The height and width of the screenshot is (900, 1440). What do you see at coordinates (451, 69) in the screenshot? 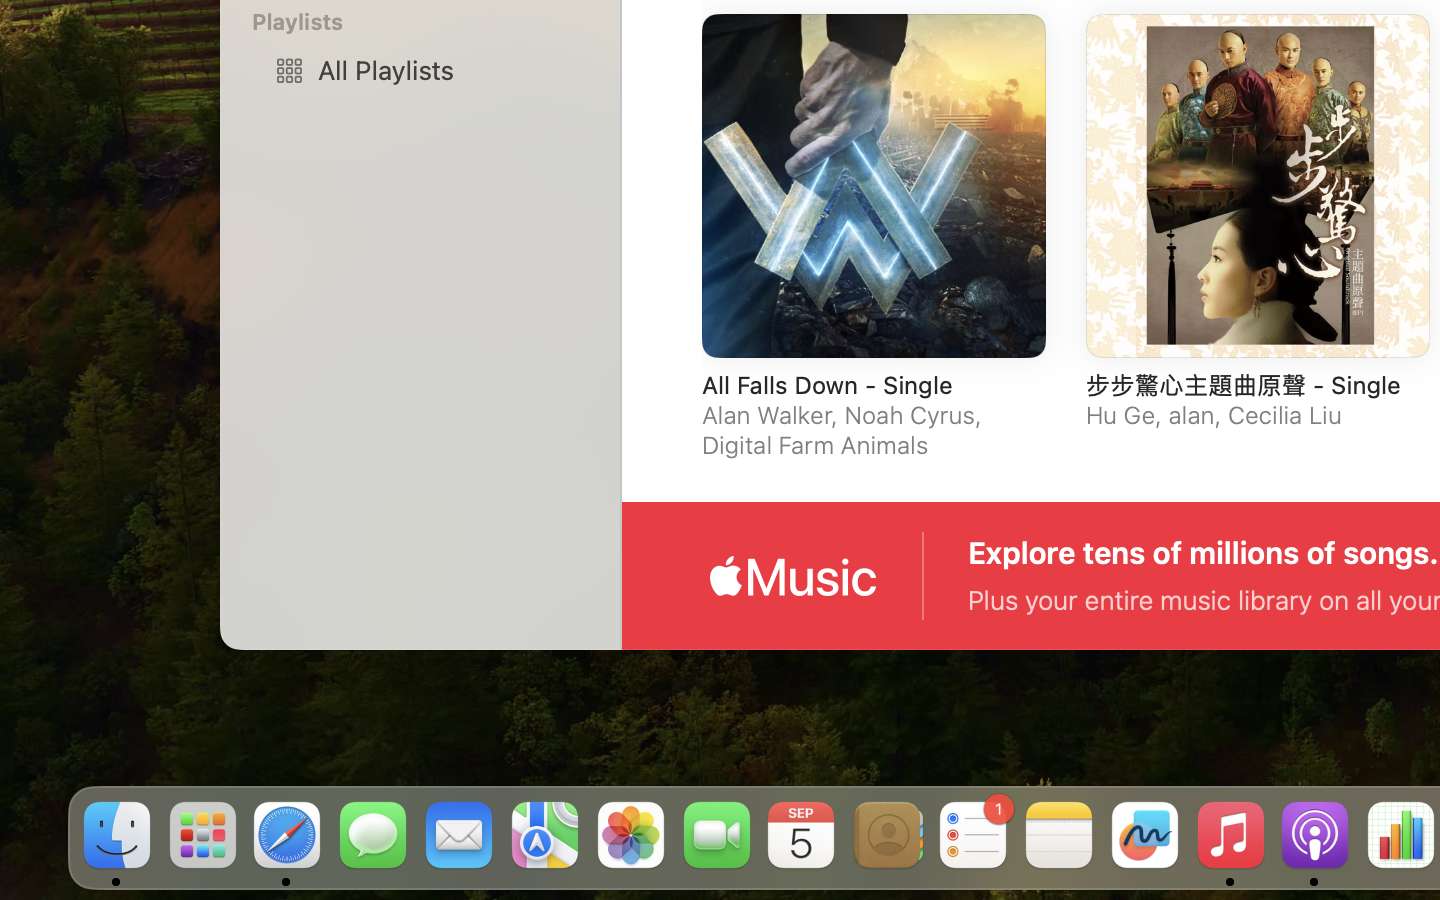
I see `'All Playlists'` at bounding box center [451, 69].